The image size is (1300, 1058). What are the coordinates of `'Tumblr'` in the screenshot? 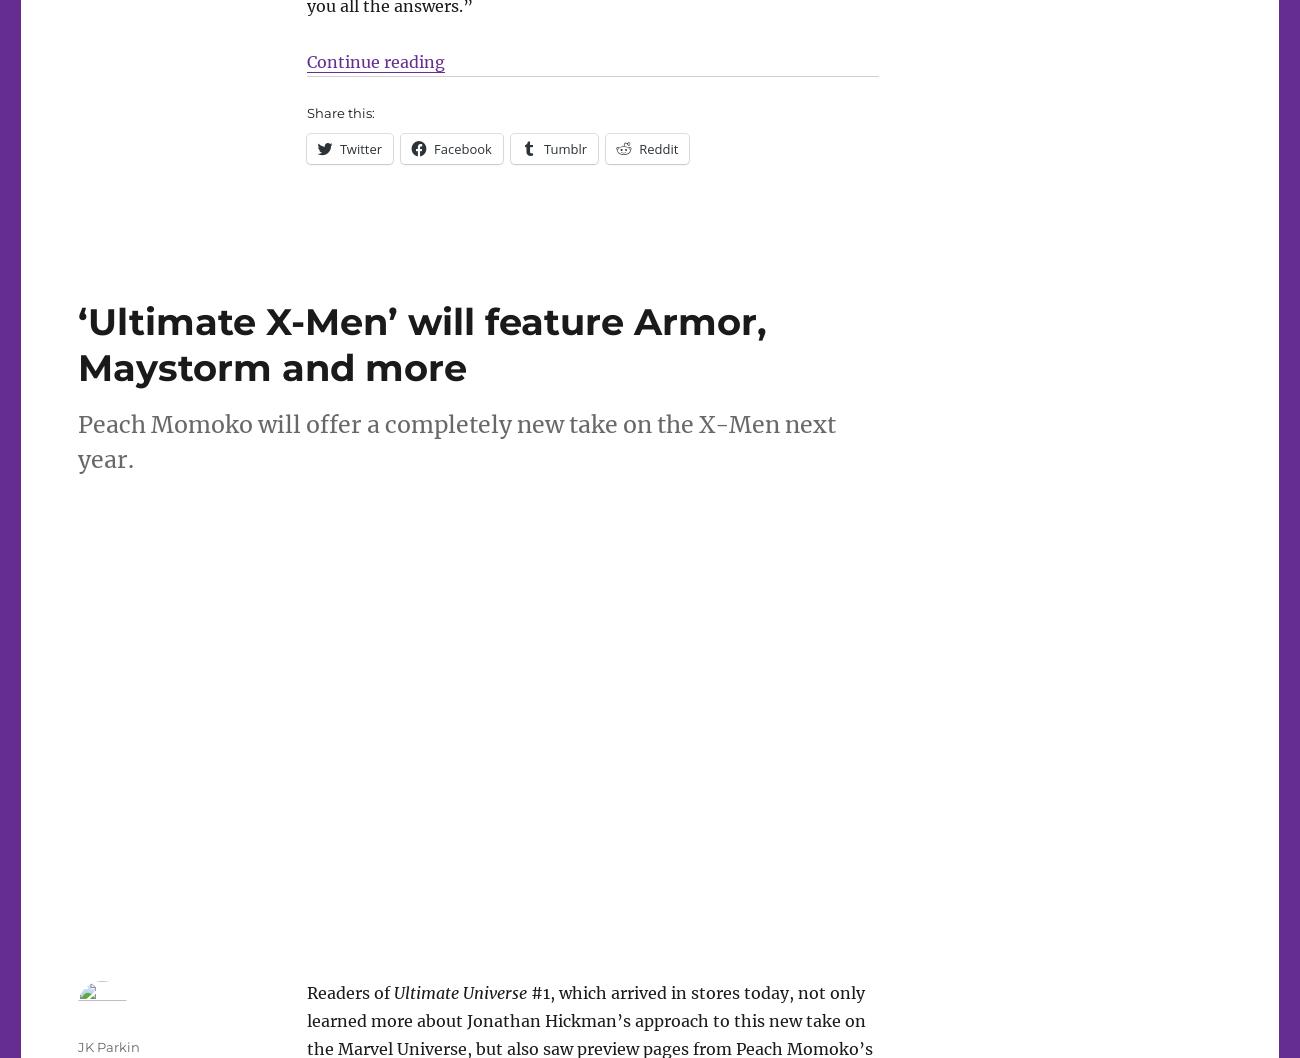 It's located at (563, 147).